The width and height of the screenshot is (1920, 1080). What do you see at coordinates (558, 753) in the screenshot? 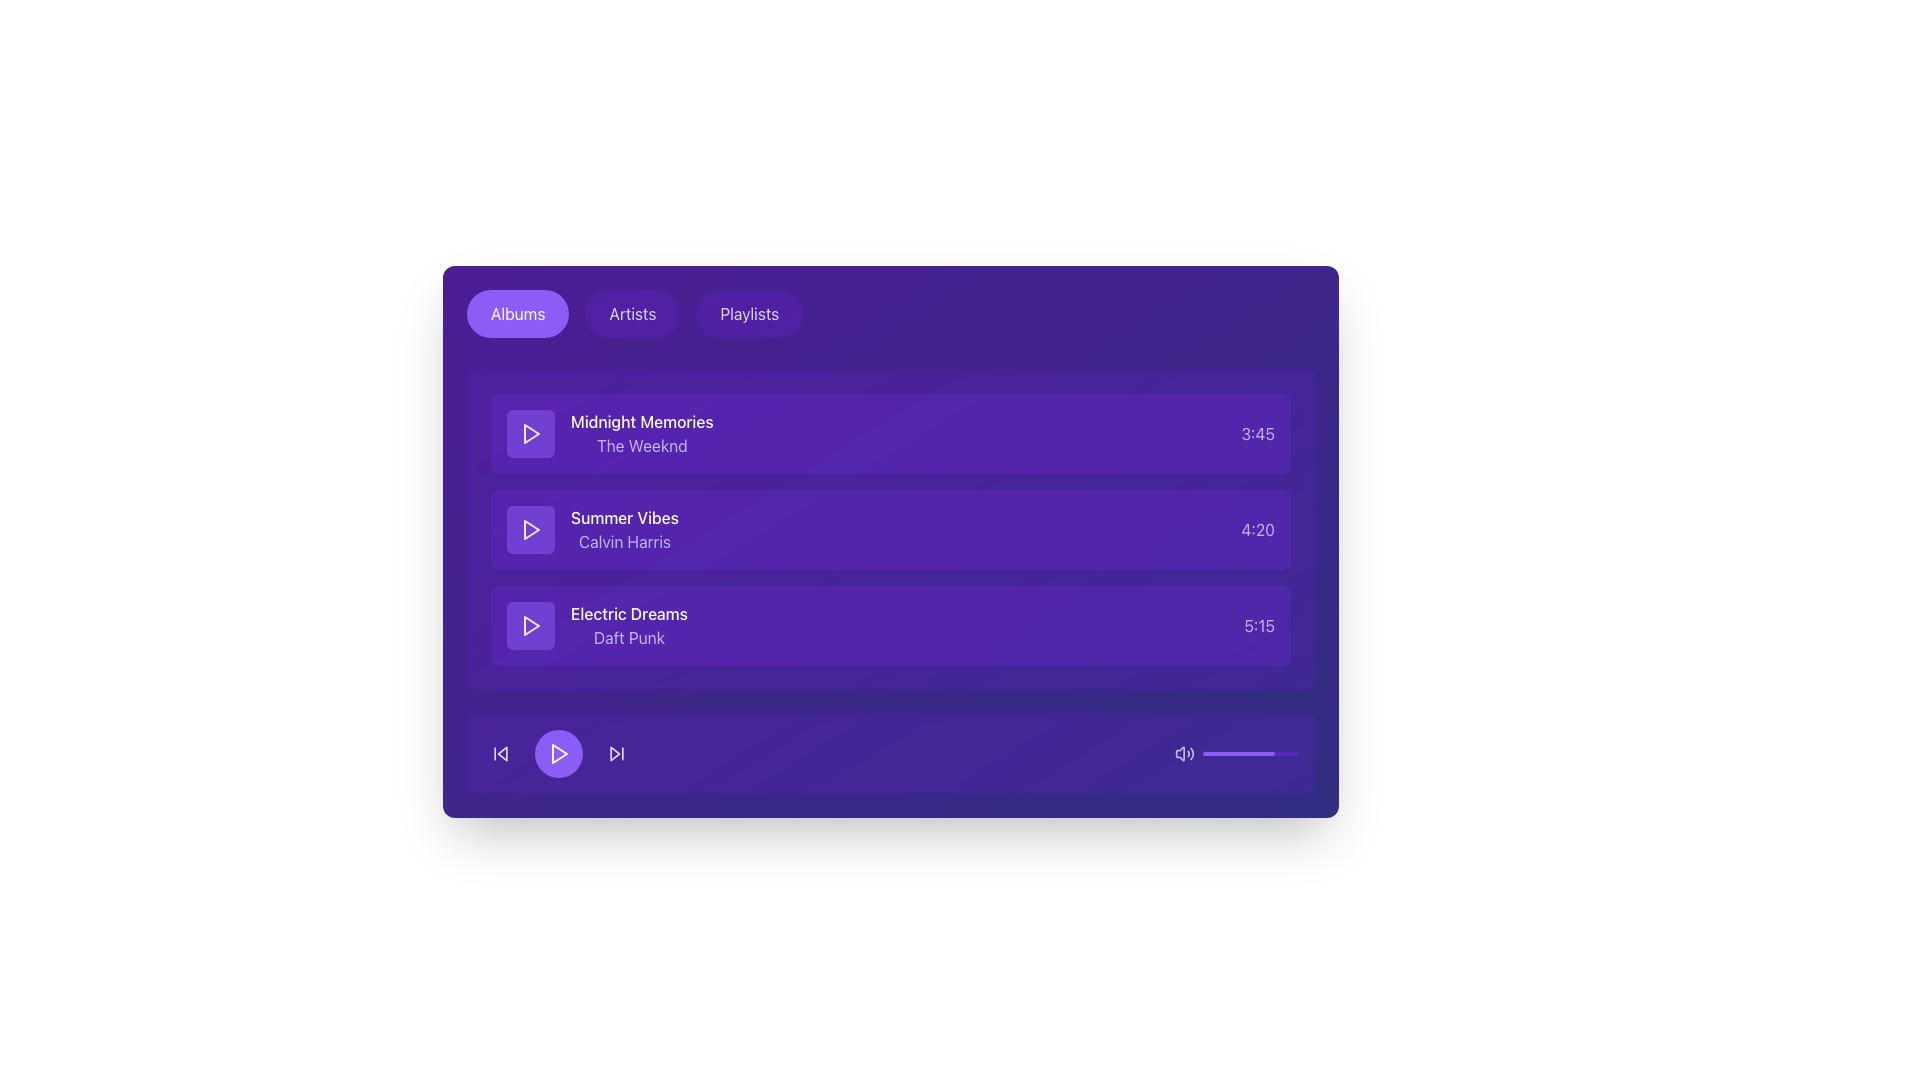
I see `the play button icon located at the bottom center of the music interface for visual feedback` at bounding box center [558, 753].